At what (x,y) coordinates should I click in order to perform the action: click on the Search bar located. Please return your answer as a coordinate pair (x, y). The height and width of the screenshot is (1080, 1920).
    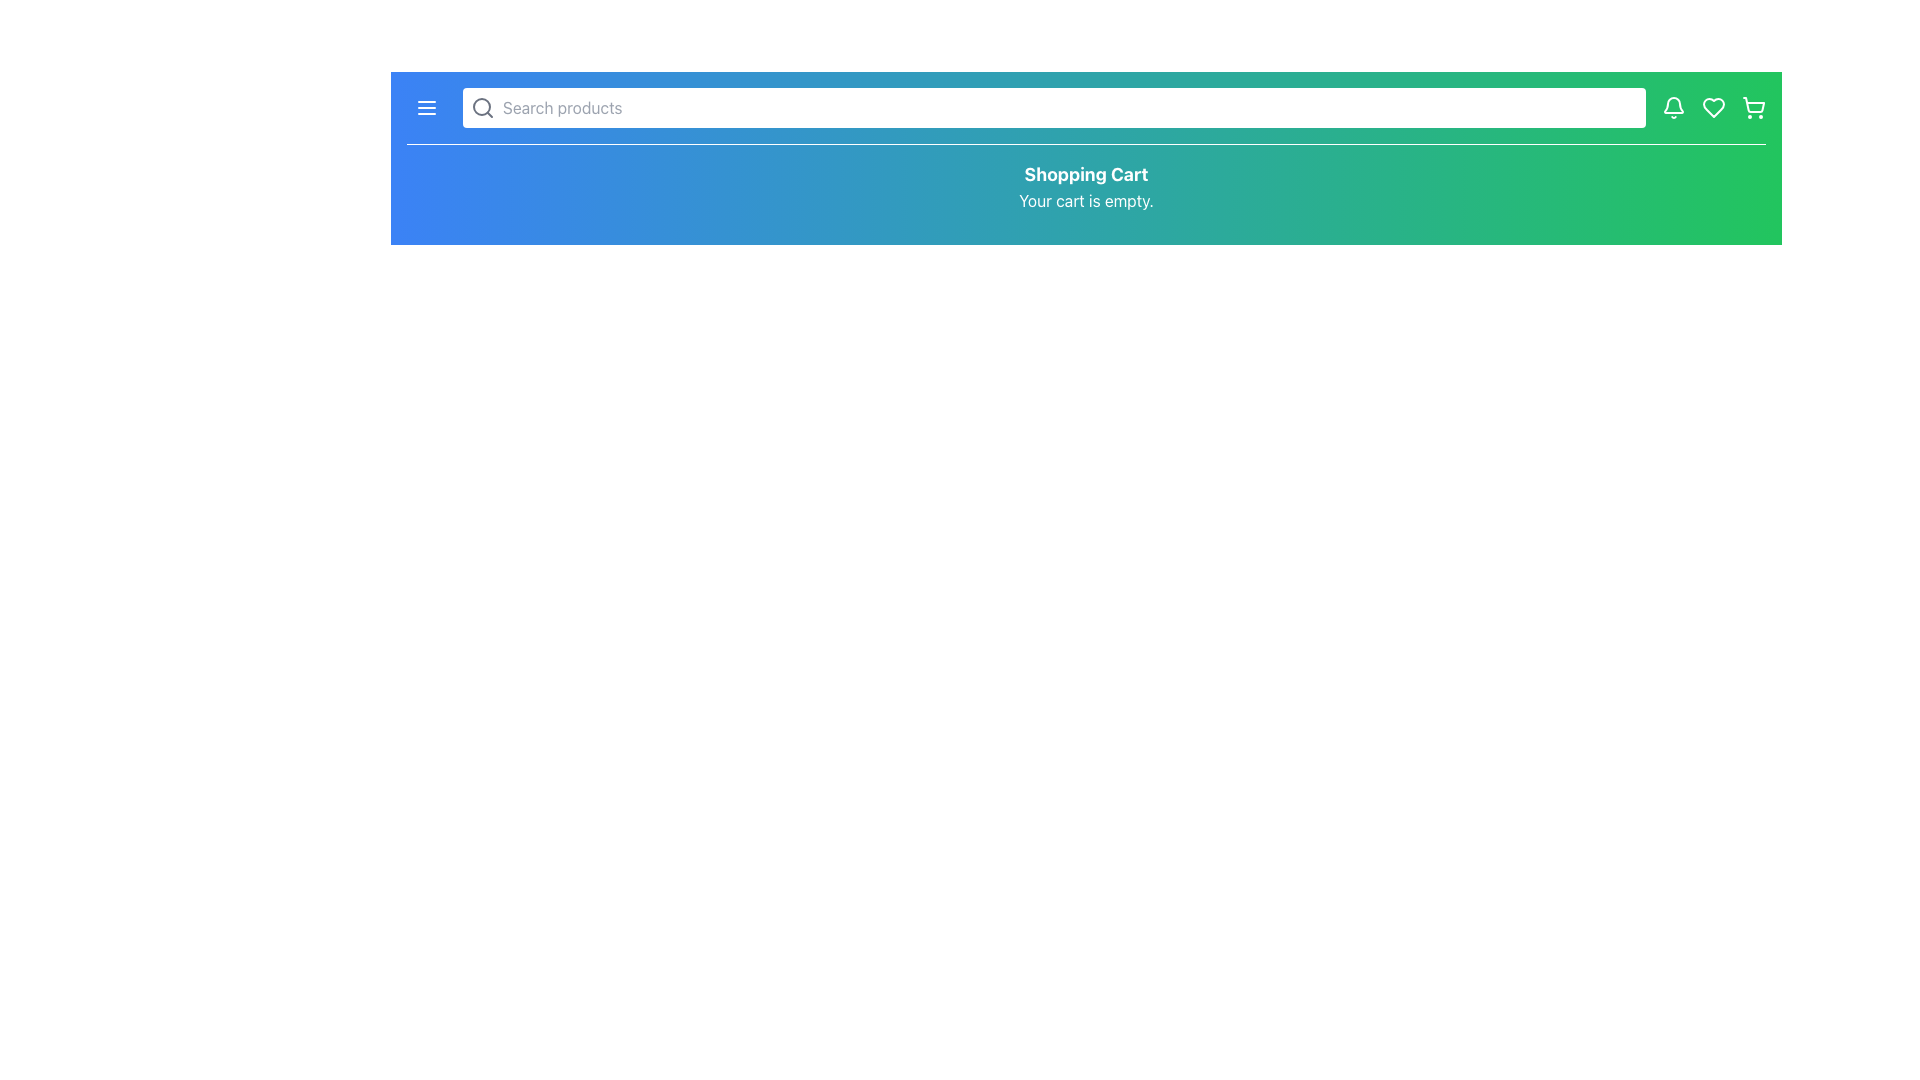
    Looking at the image, I should click on (1053, 108).